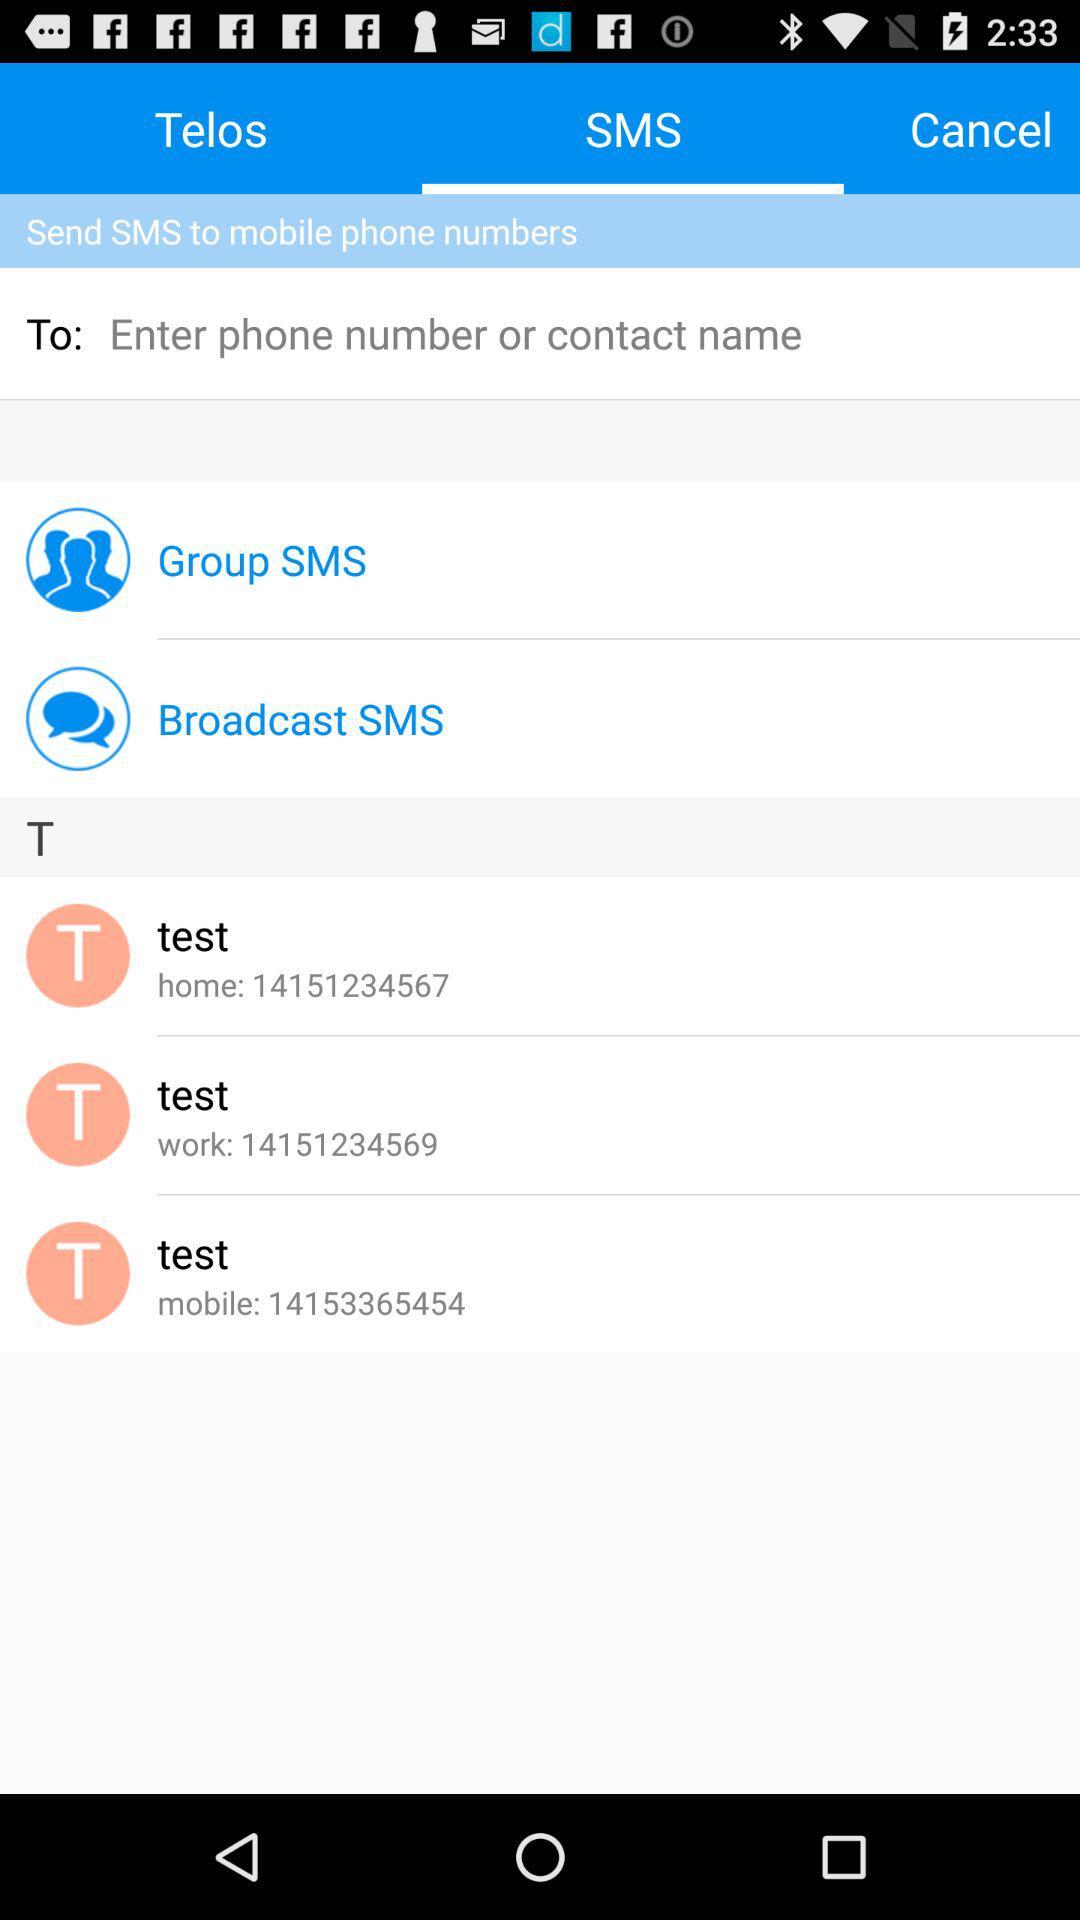 The height and width of the screenshot is (1920, 1080). I want to click on the app above the send sms to item, so click(980, 127).